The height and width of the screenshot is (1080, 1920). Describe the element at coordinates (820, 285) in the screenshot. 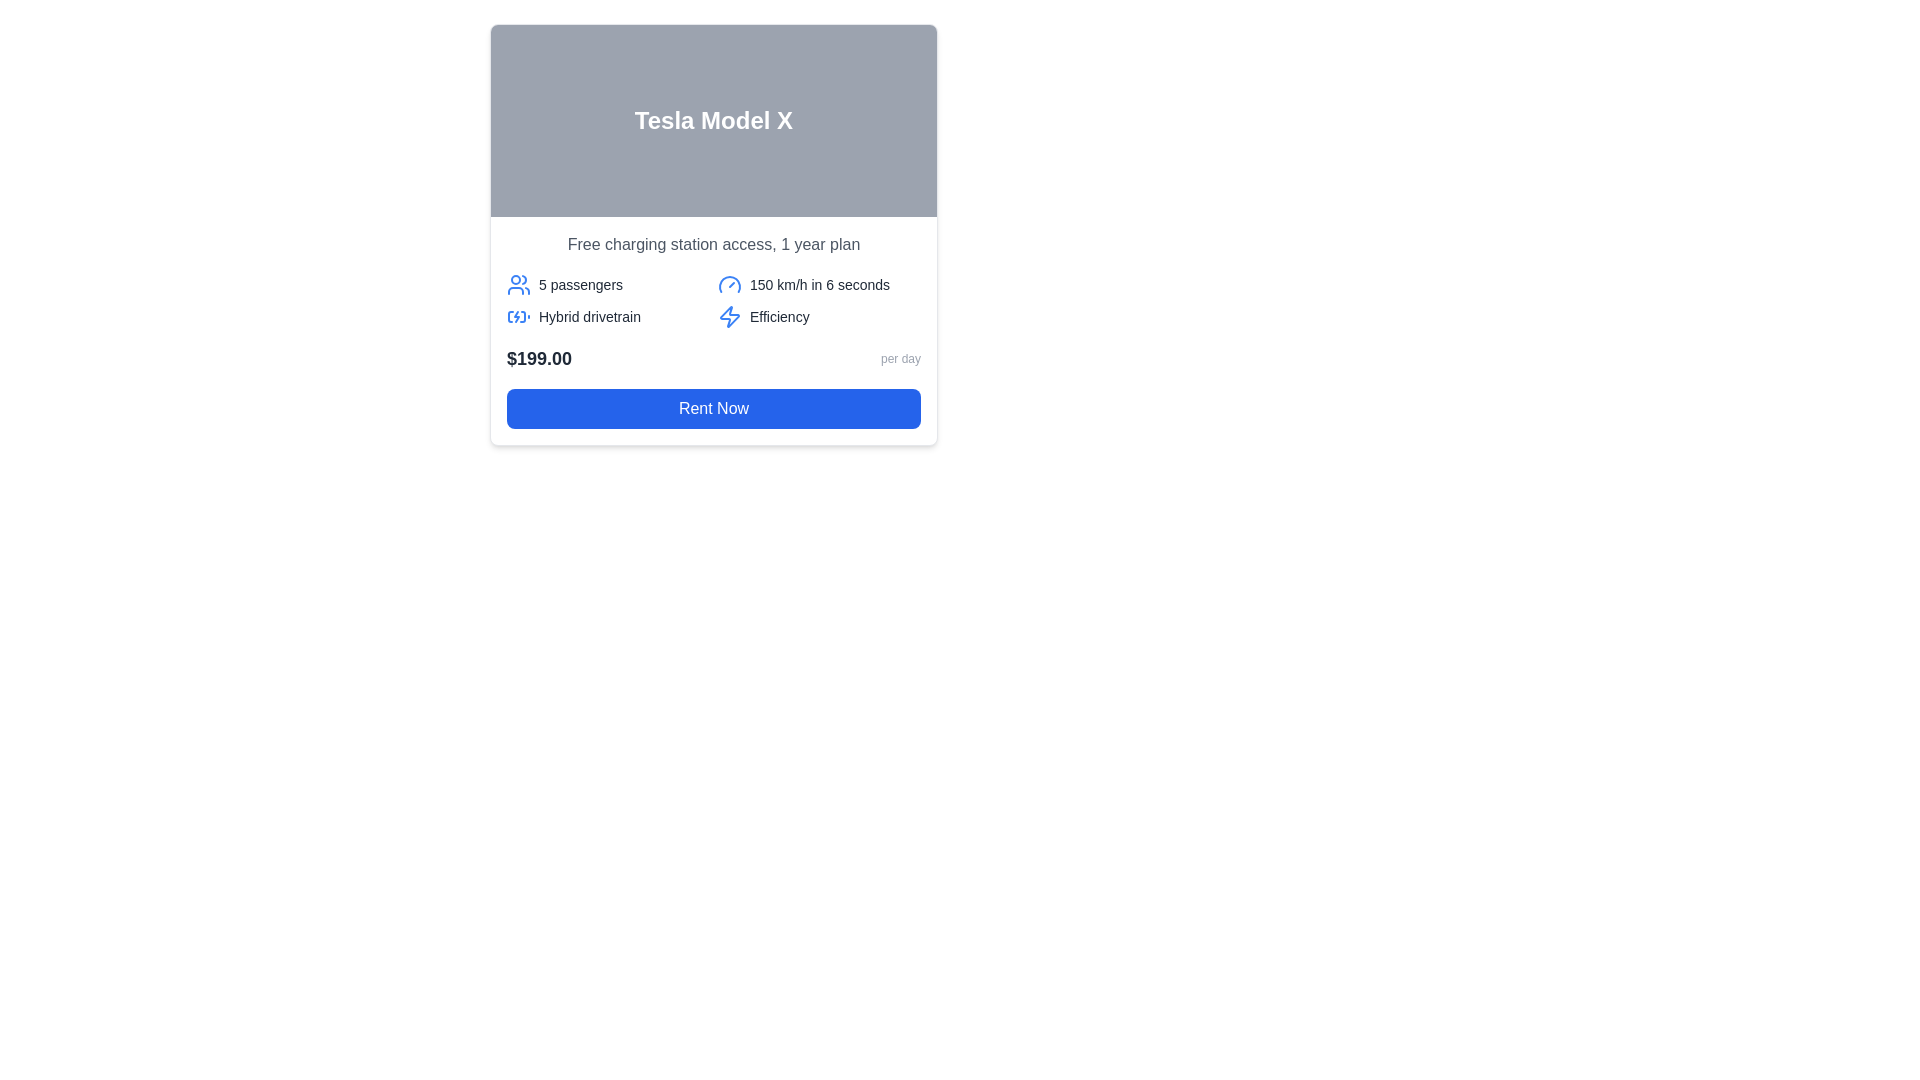

I see `the text element that provides performance-related information about the vehicle's acceleration capability, located in the central-right portion of the card next to a blue circular gauge icon` at that location.